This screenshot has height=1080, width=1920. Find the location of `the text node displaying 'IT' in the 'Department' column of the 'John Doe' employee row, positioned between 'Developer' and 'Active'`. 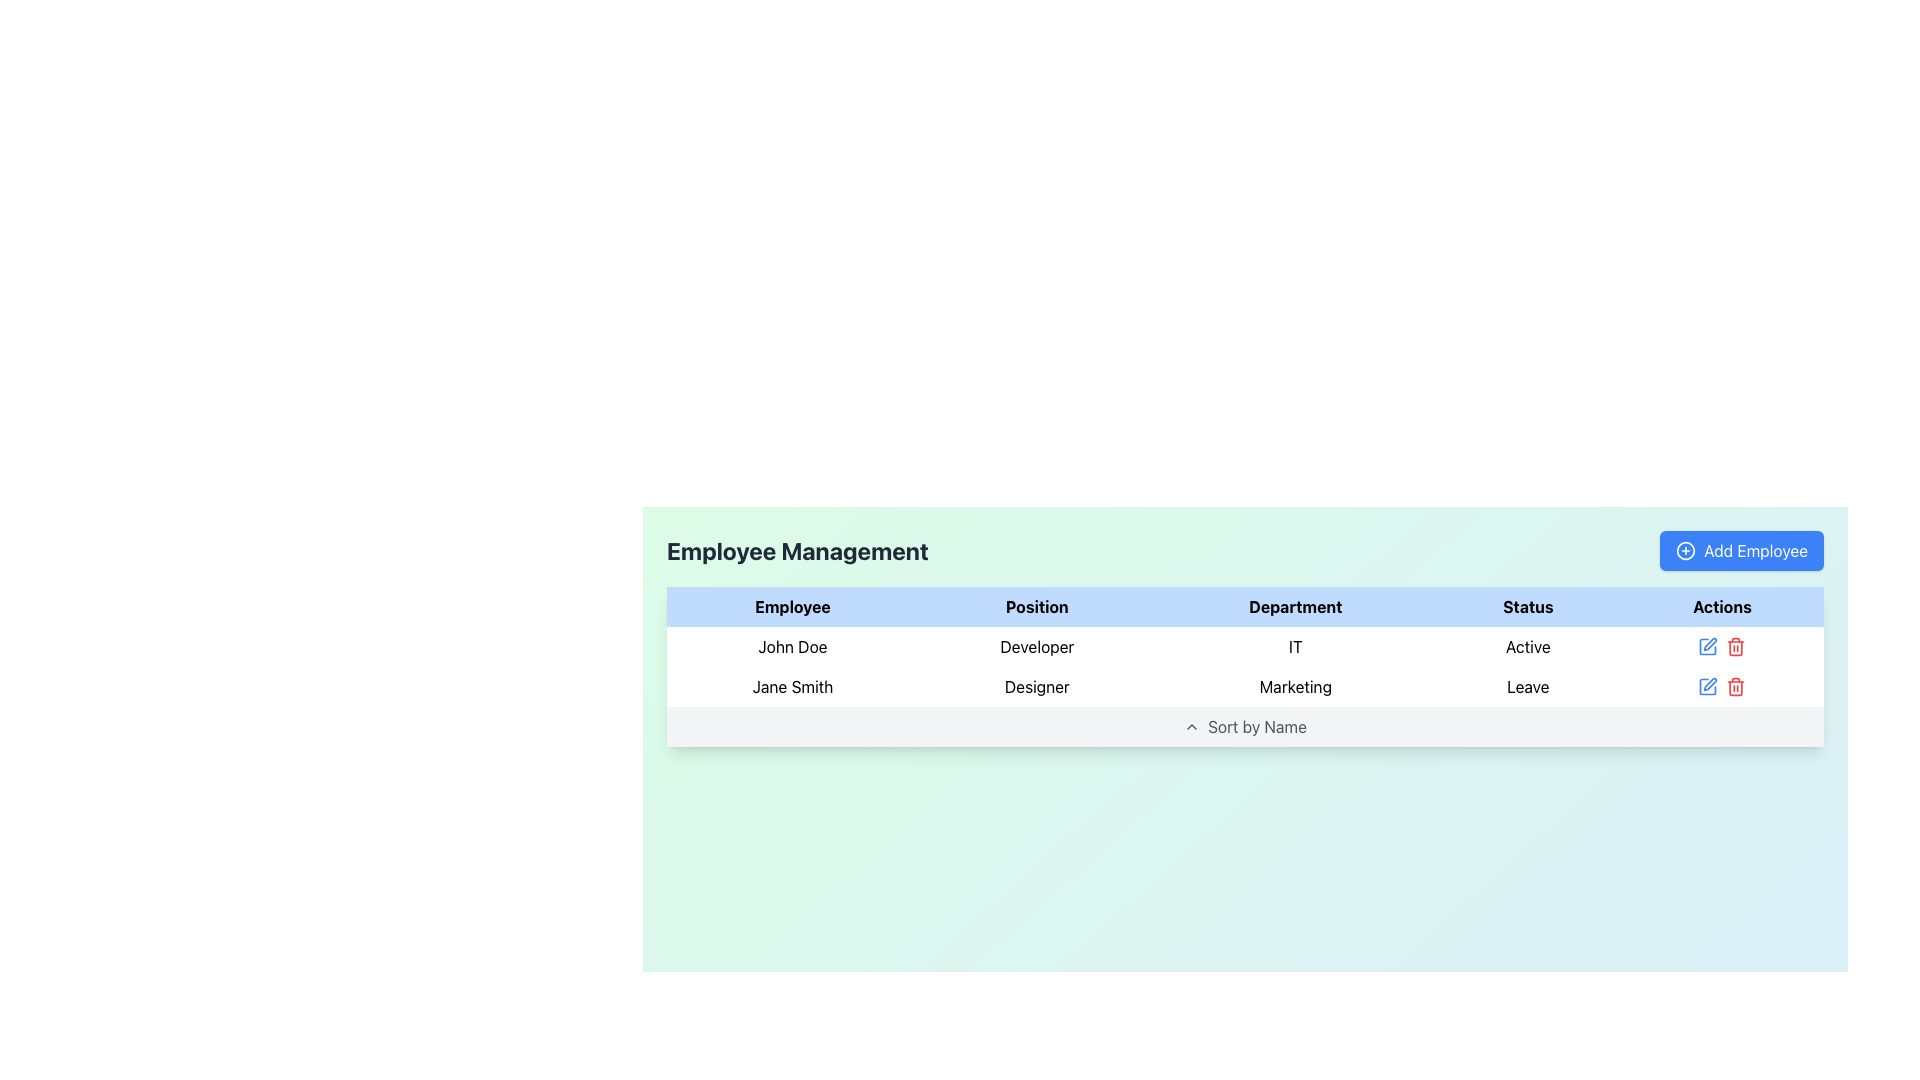

the text node displaying 'IT' in the 'Department' column of the 'John Doe' employee row, positioned between 'Developer' and 'Active' is located at coordinates (1295, 647).